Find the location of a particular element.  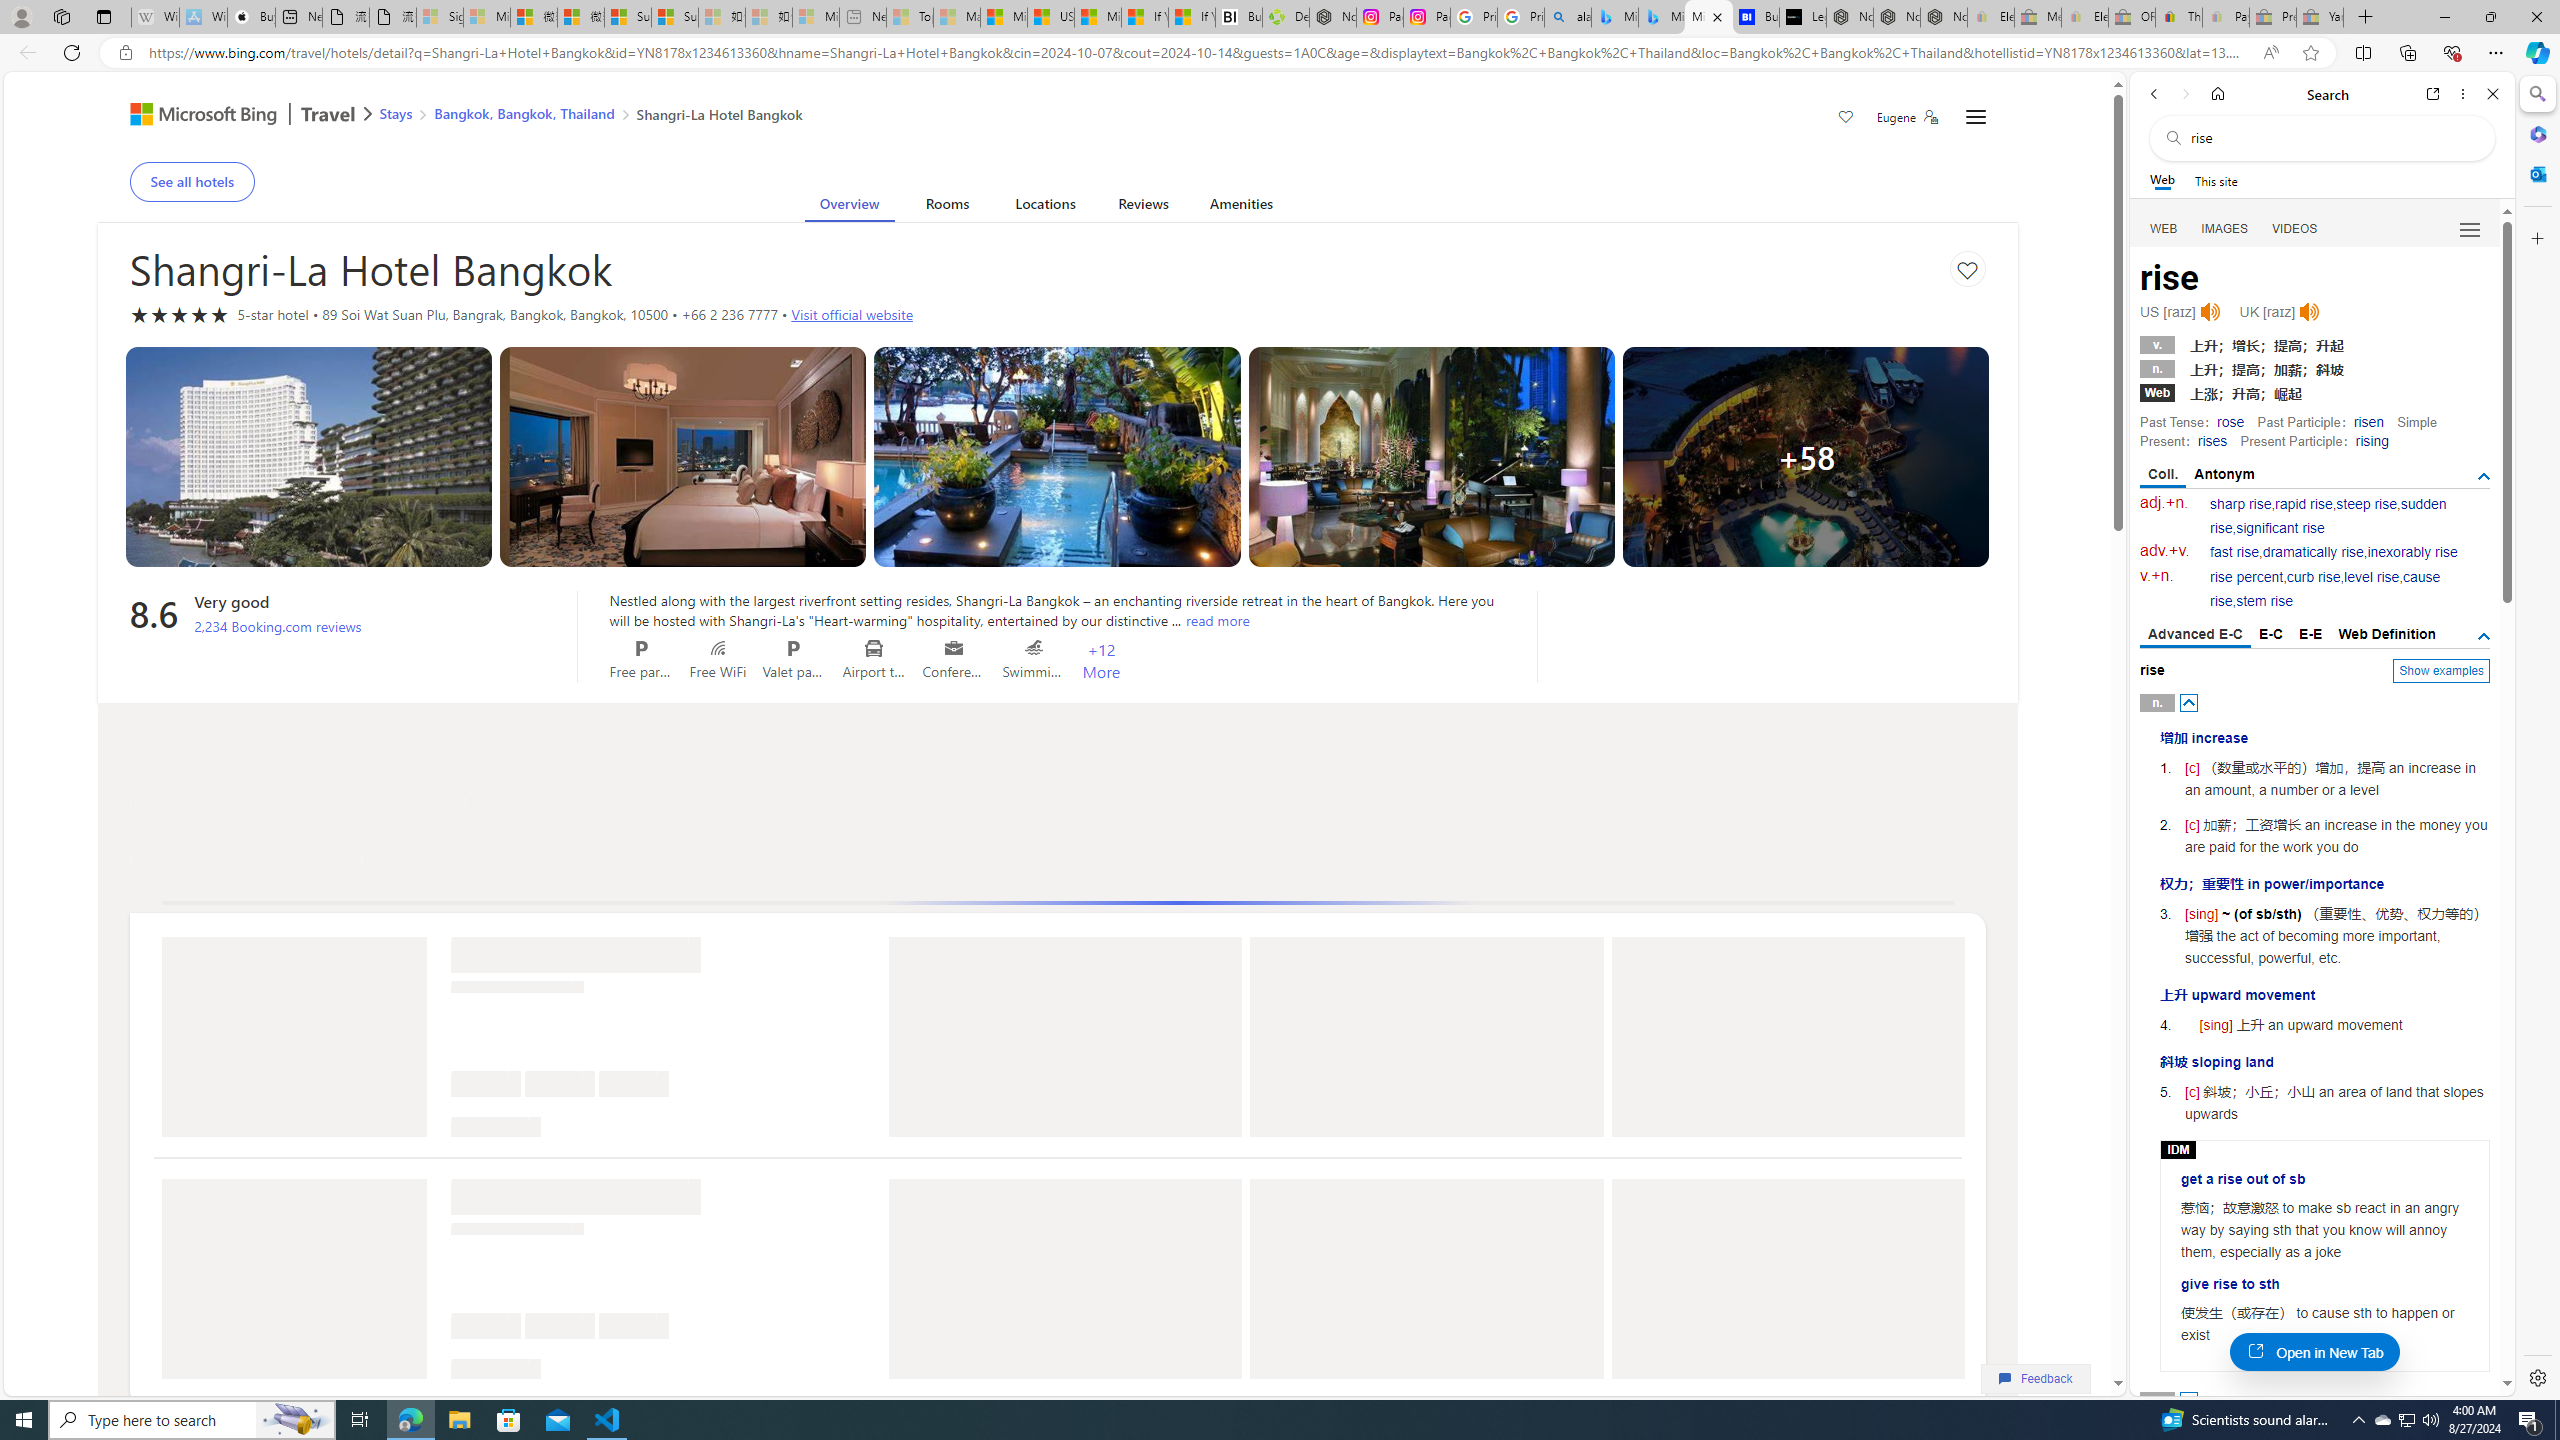

'AutomationID: posbtn_1' is located at coordinates (2189, 1401).